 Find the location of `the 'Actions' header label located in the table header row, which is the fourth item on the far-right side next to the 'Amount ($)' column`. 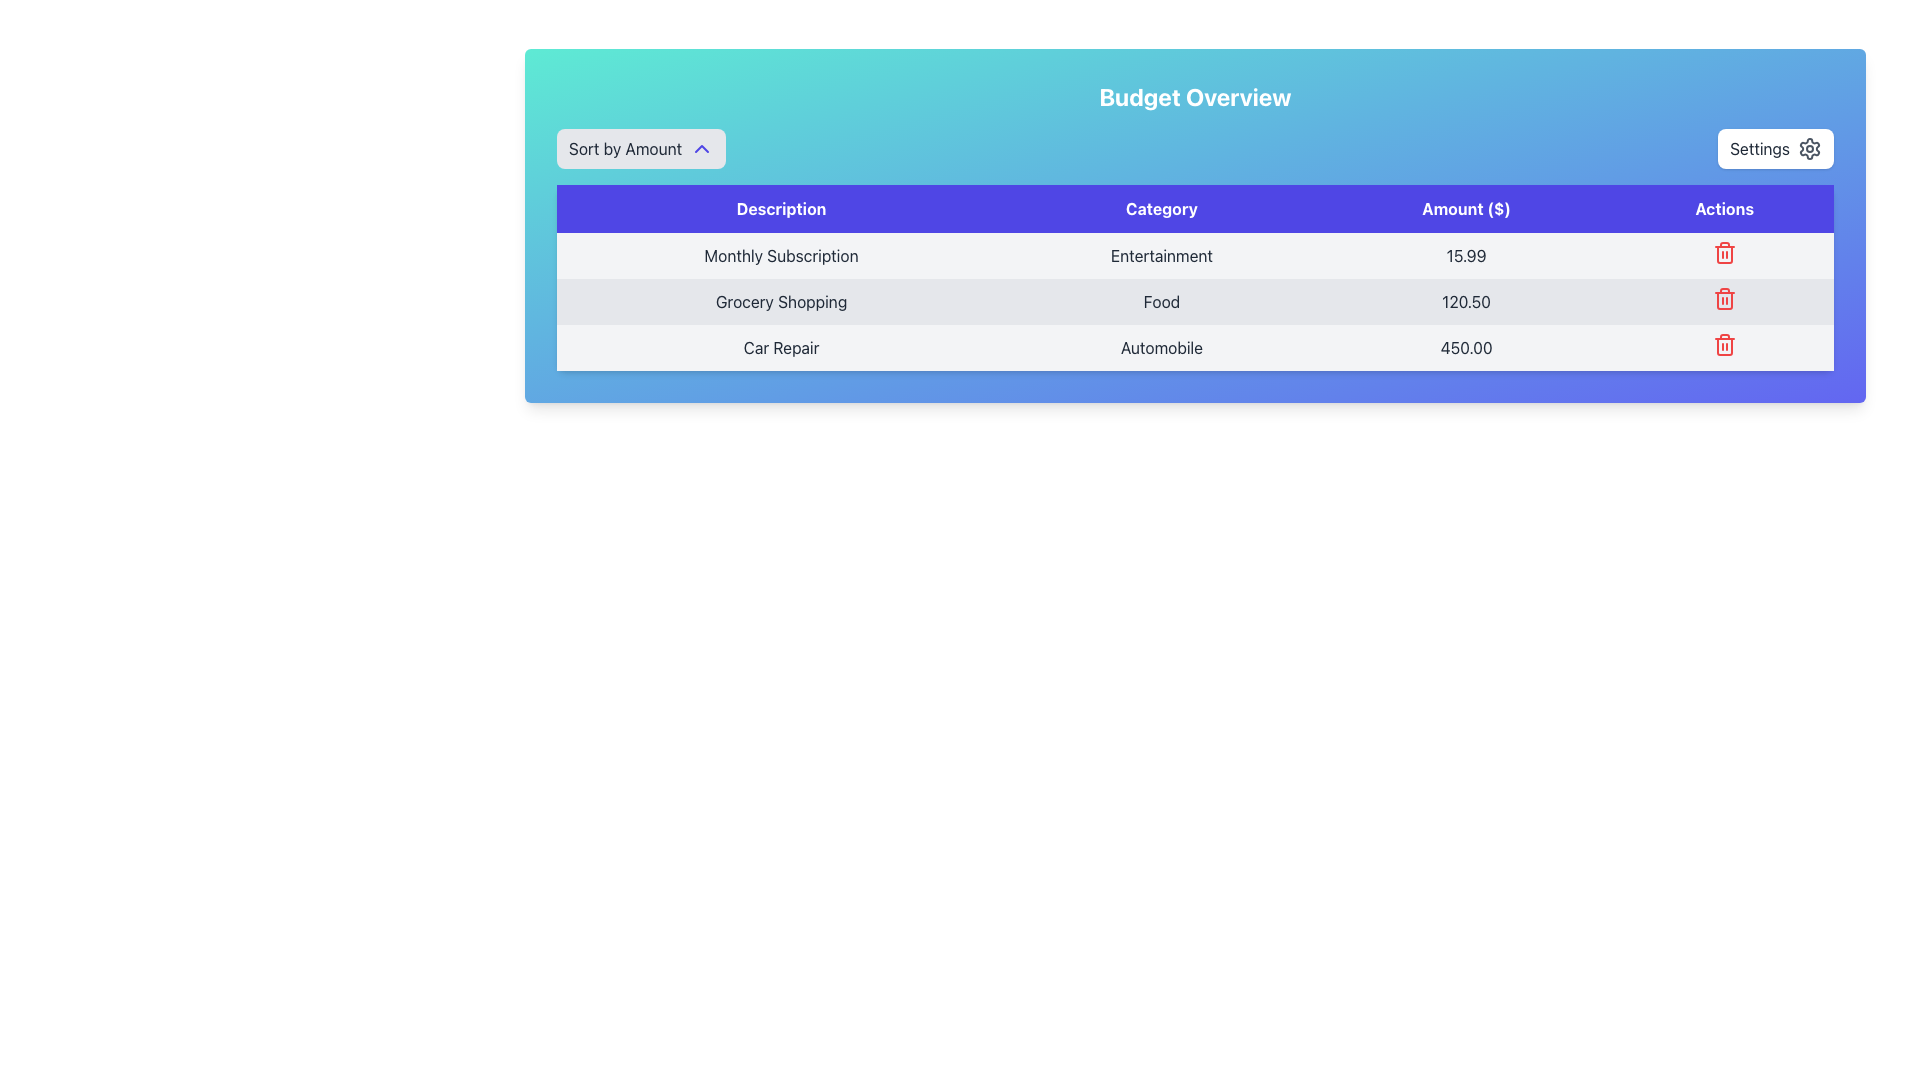

the 'Actions' header label located in the table header row, which is the fourth item on the far-right side next to the 'Amount ($)' column is located at coordinates (1723, 208).